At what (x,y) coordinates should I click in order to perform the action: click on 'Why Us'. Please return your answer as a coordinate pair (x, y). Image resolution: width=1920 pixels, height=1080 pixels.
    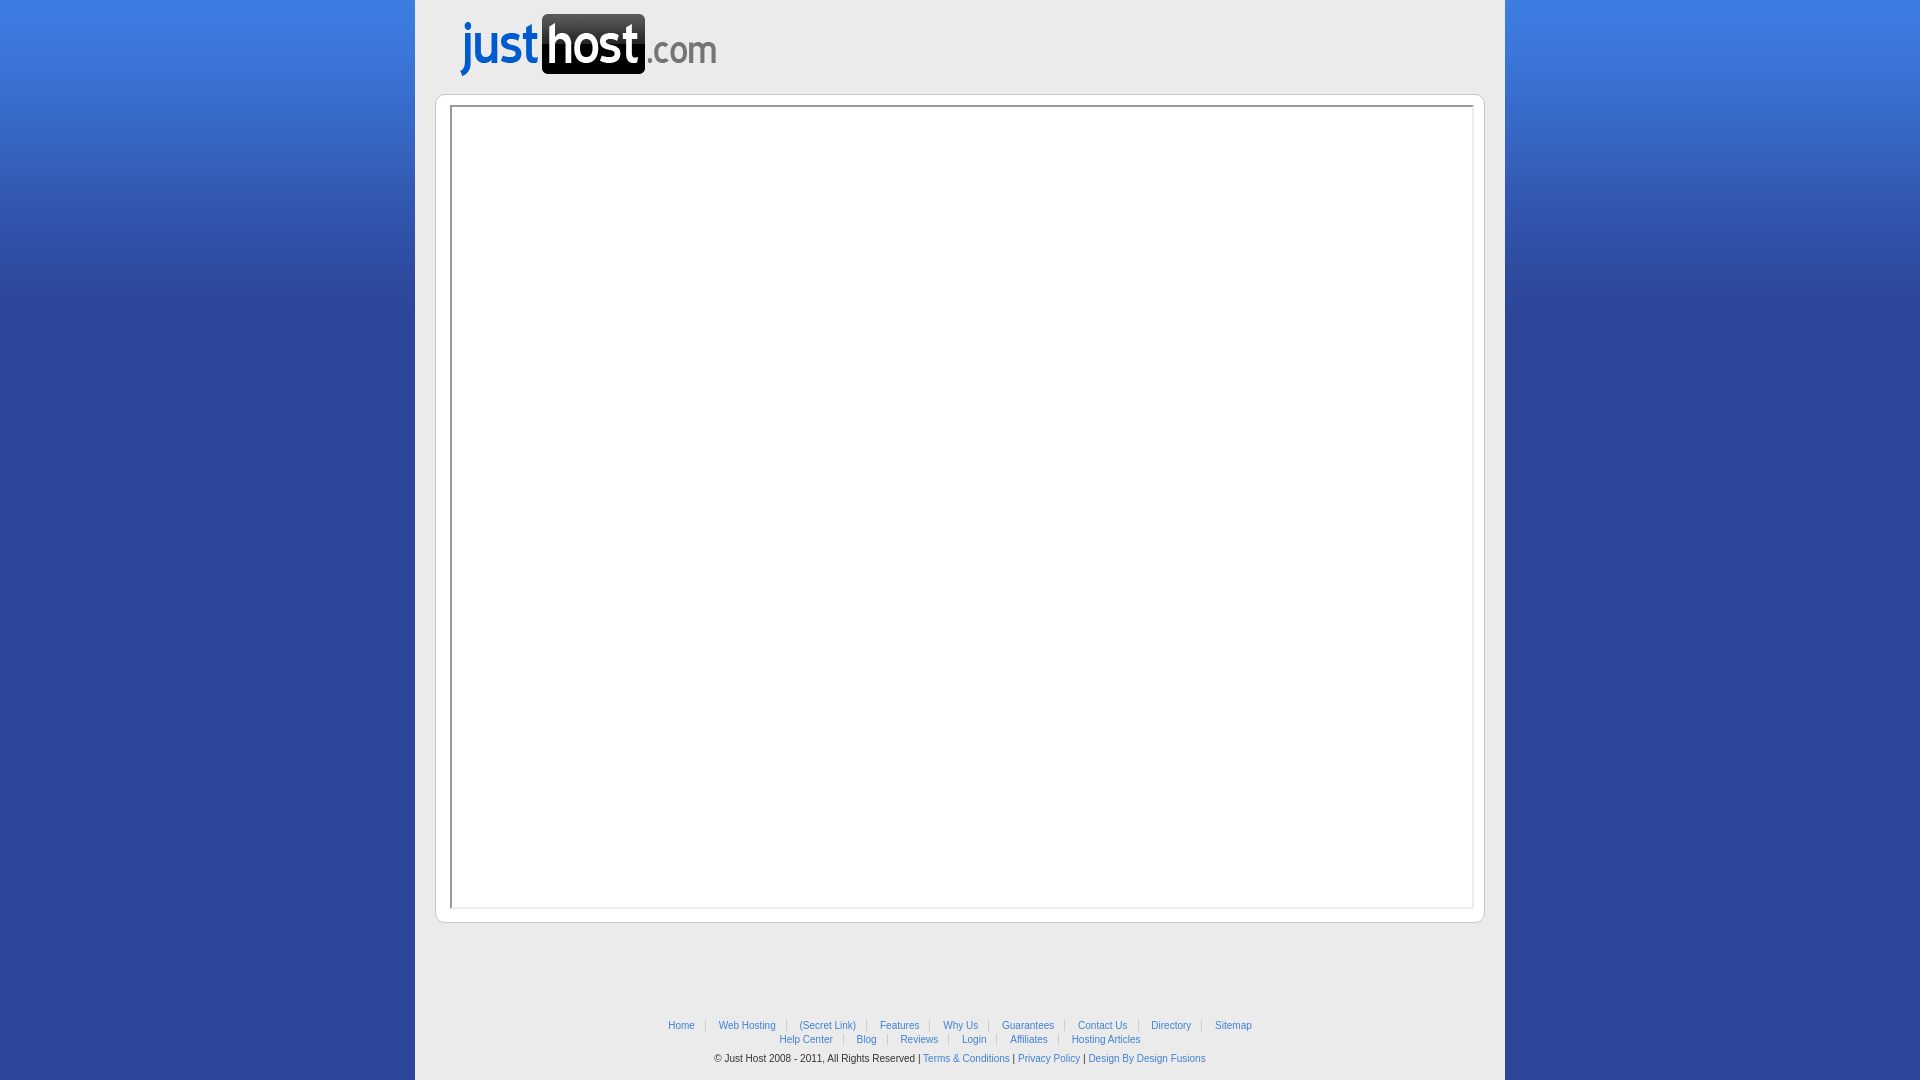
    Looking at the image, I should click on (941, 1025).